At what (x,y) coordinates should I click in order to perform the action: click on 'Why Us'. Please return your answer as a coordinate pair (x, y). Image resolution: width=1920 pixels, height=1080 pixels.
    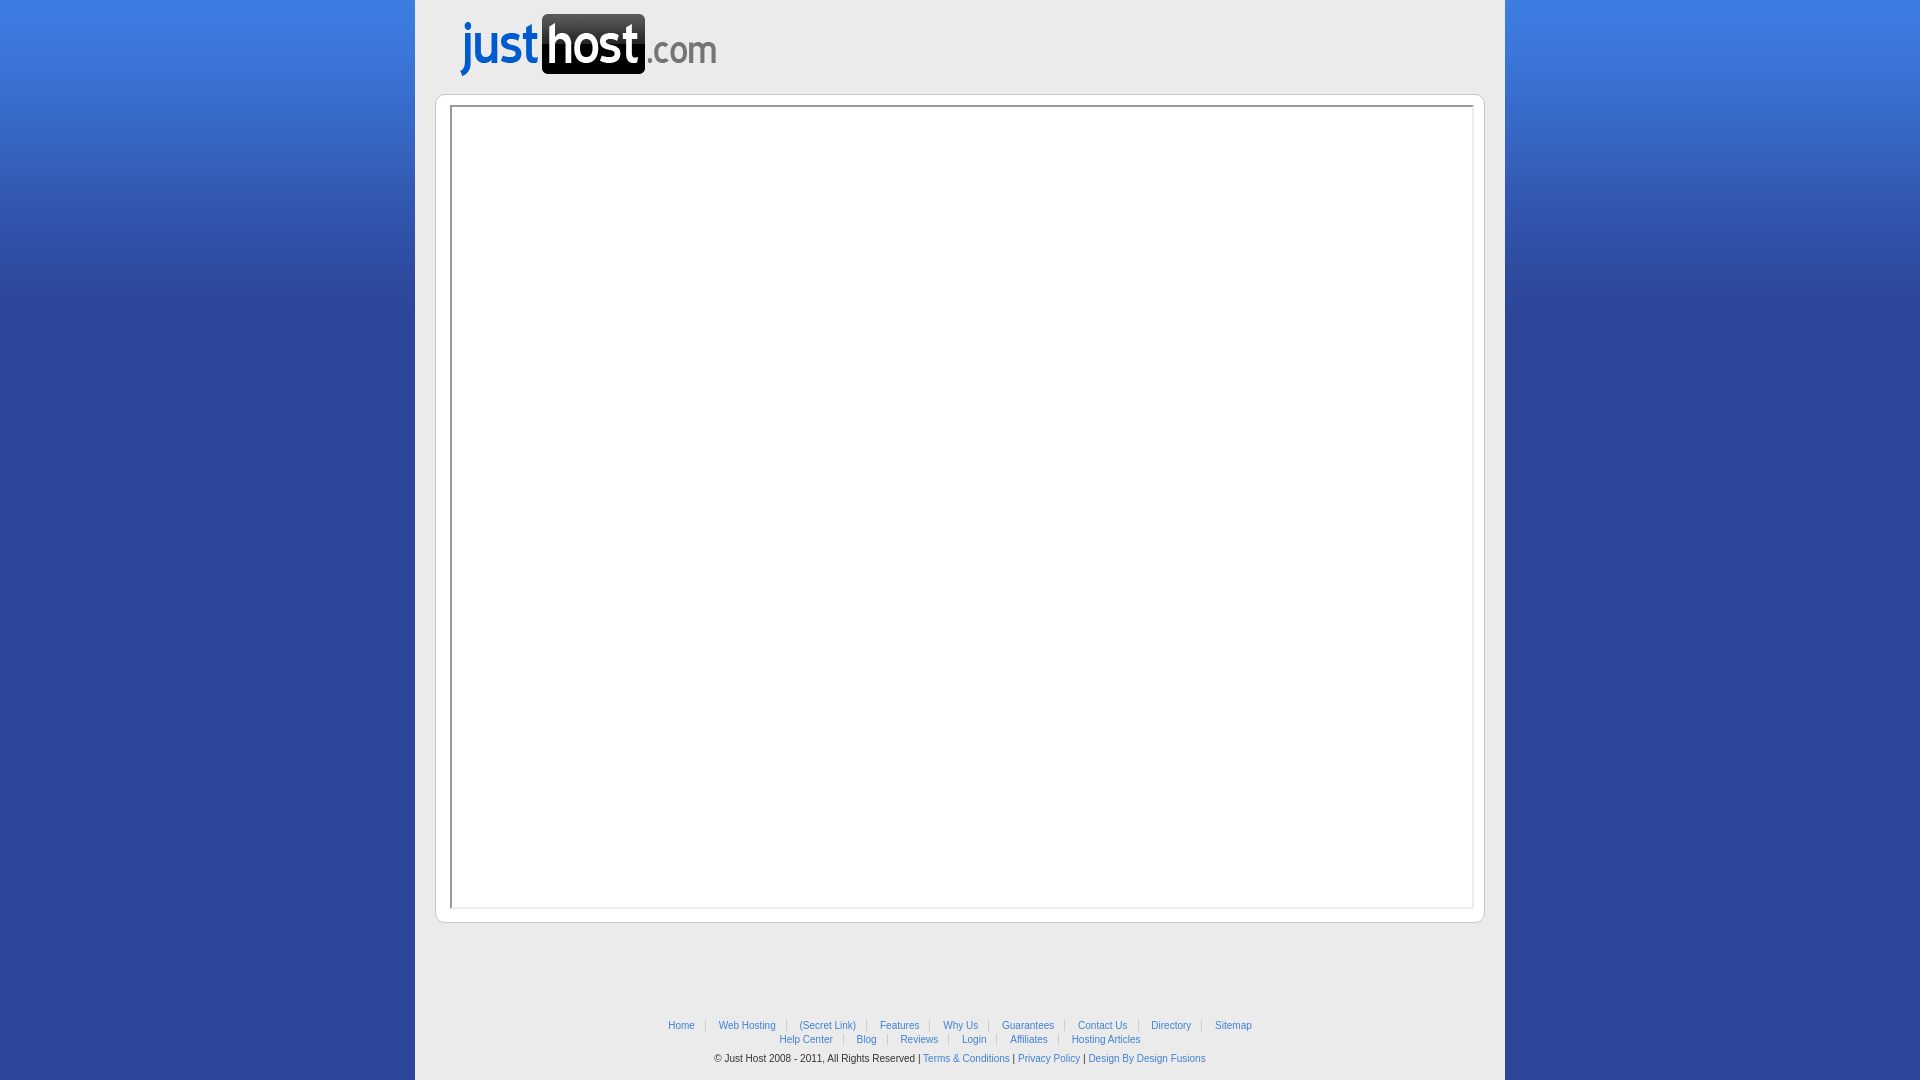
    Looking at the image, I should click on (941, 1025).